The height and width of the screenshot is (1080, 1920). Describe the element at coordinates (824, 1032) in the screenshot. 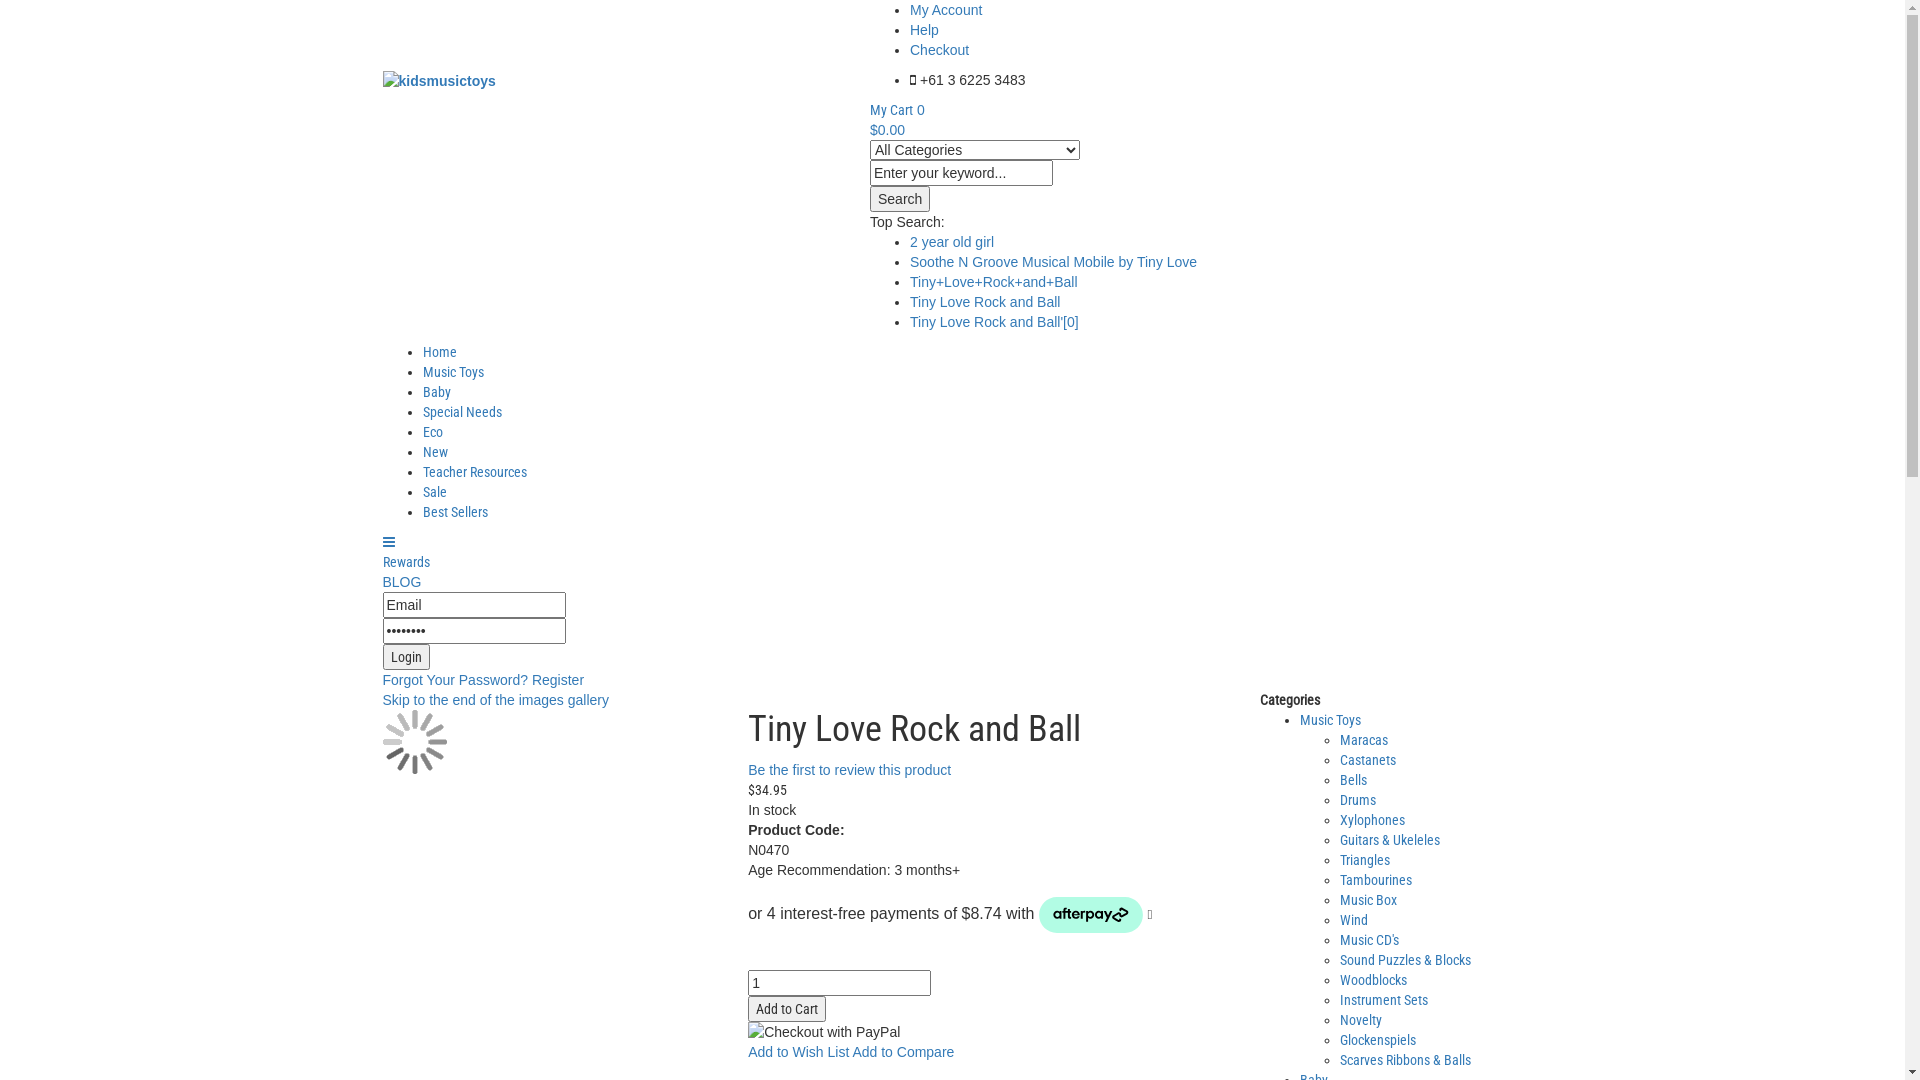

I see `'Checkout with PayPal'` at that location.